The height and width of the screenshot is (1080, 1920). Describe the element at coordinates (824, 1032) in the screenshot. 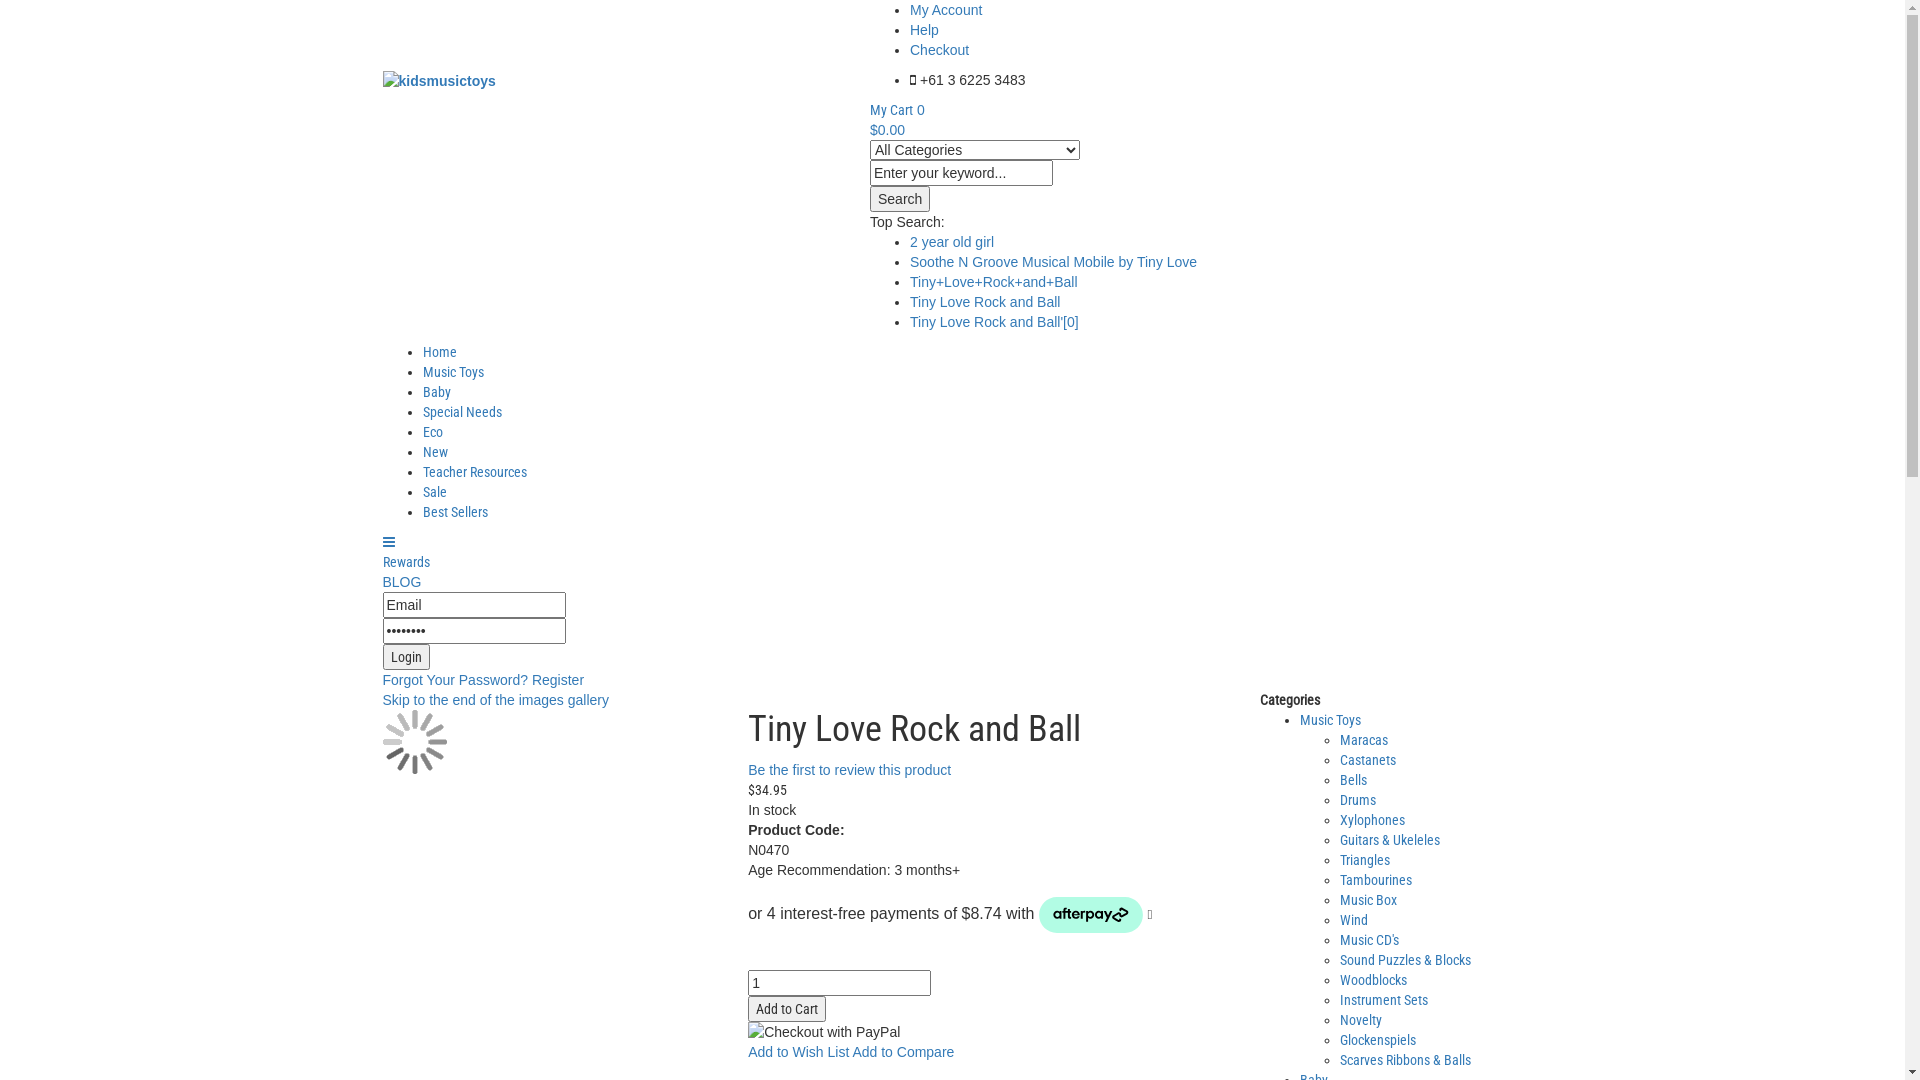

I see `'Checkout with PayPal'` at that location.